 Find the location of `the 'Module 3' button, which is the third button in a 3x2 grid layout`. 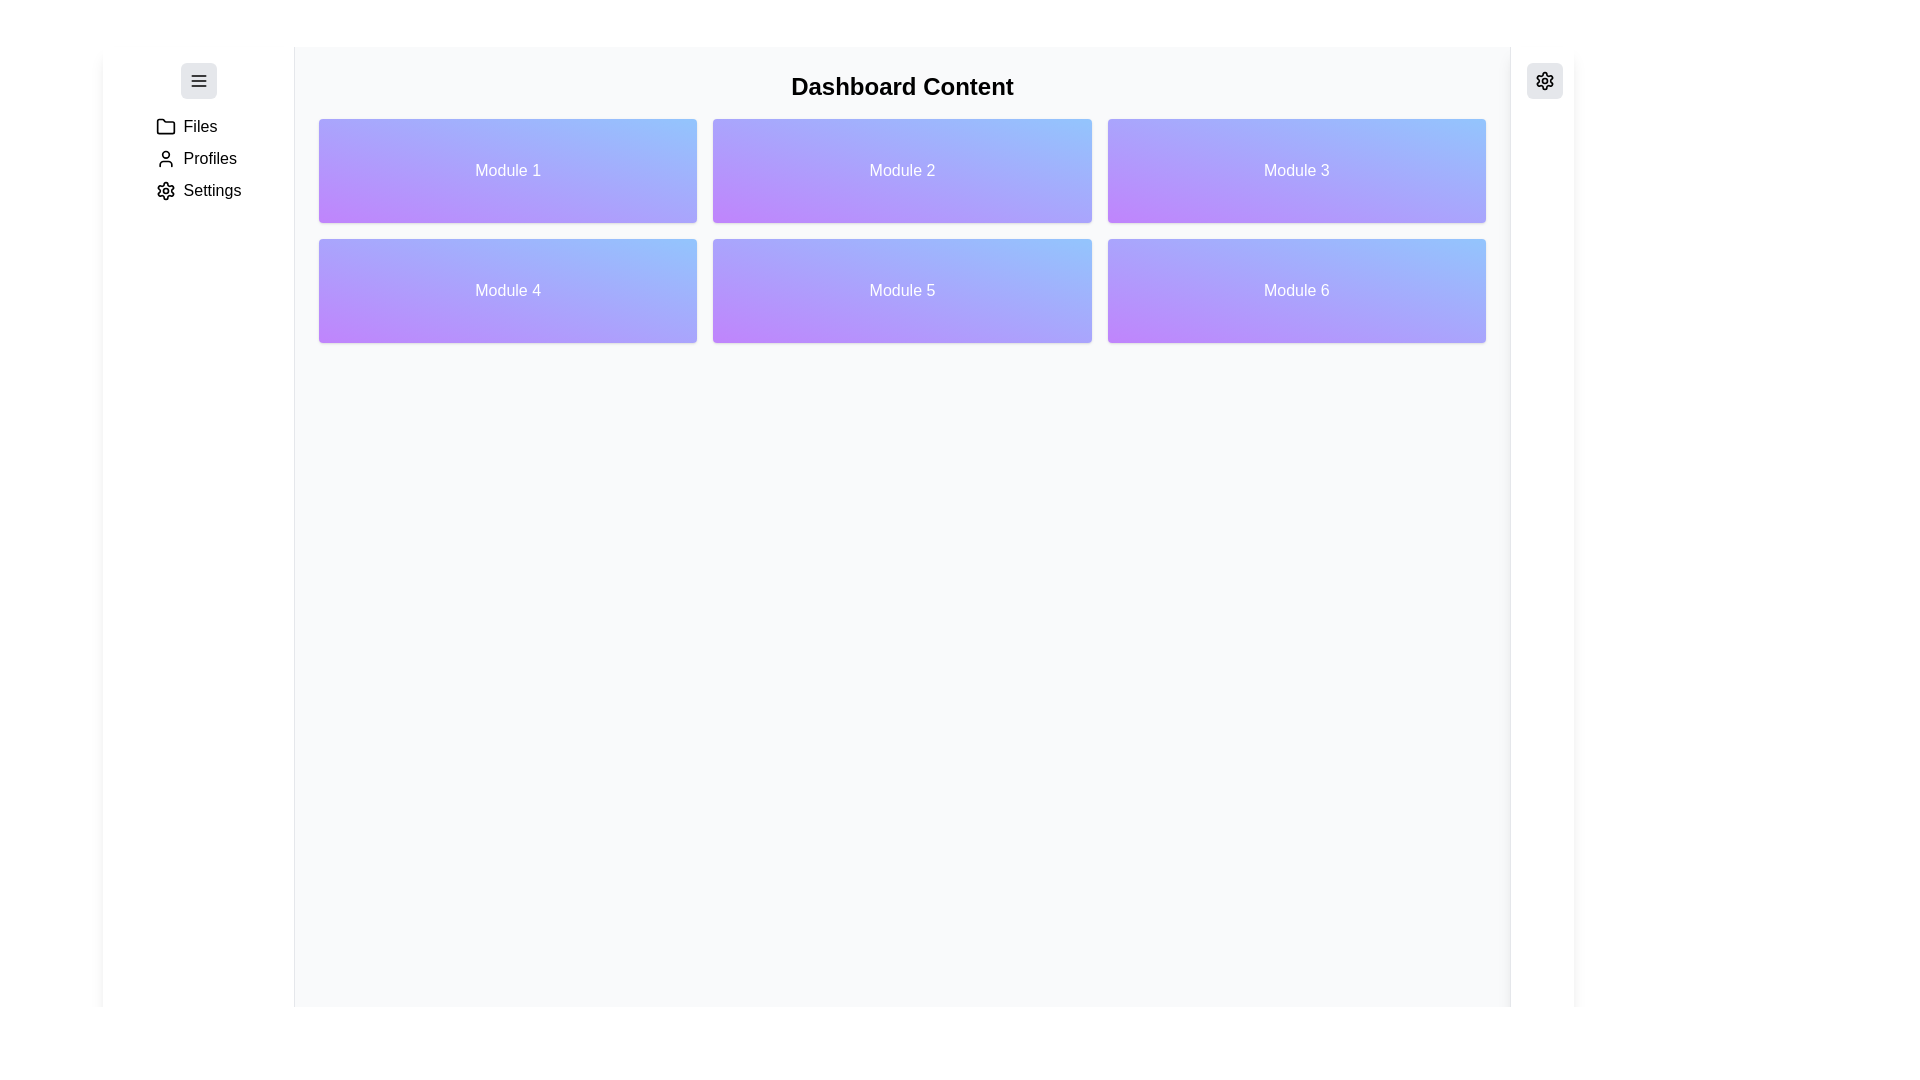

the 'Module 3' button, which is the third button in a 3x2 grid layout is located at coordinates (1296, 169).